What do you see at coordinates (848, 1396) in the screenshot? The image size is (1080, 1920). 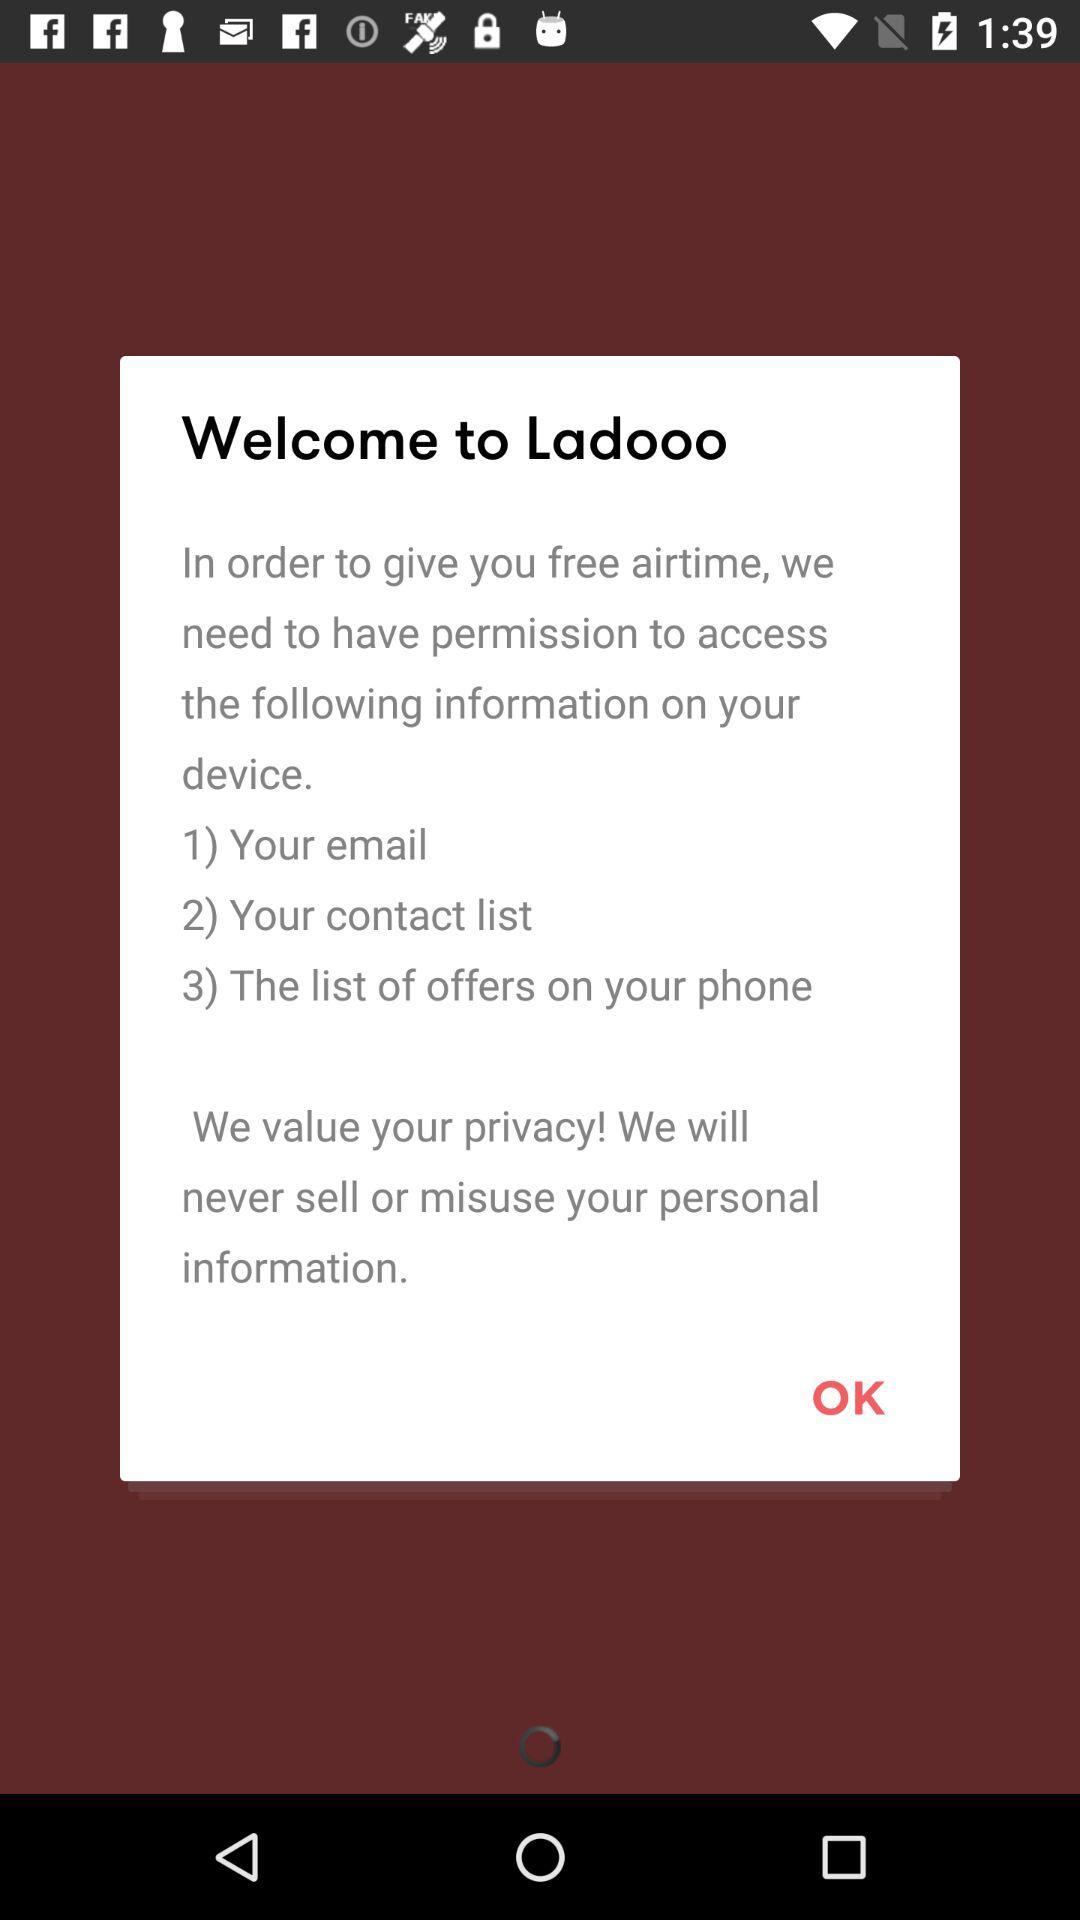 I see `the icon below the in order to item` at bounding box center [848, 1396].